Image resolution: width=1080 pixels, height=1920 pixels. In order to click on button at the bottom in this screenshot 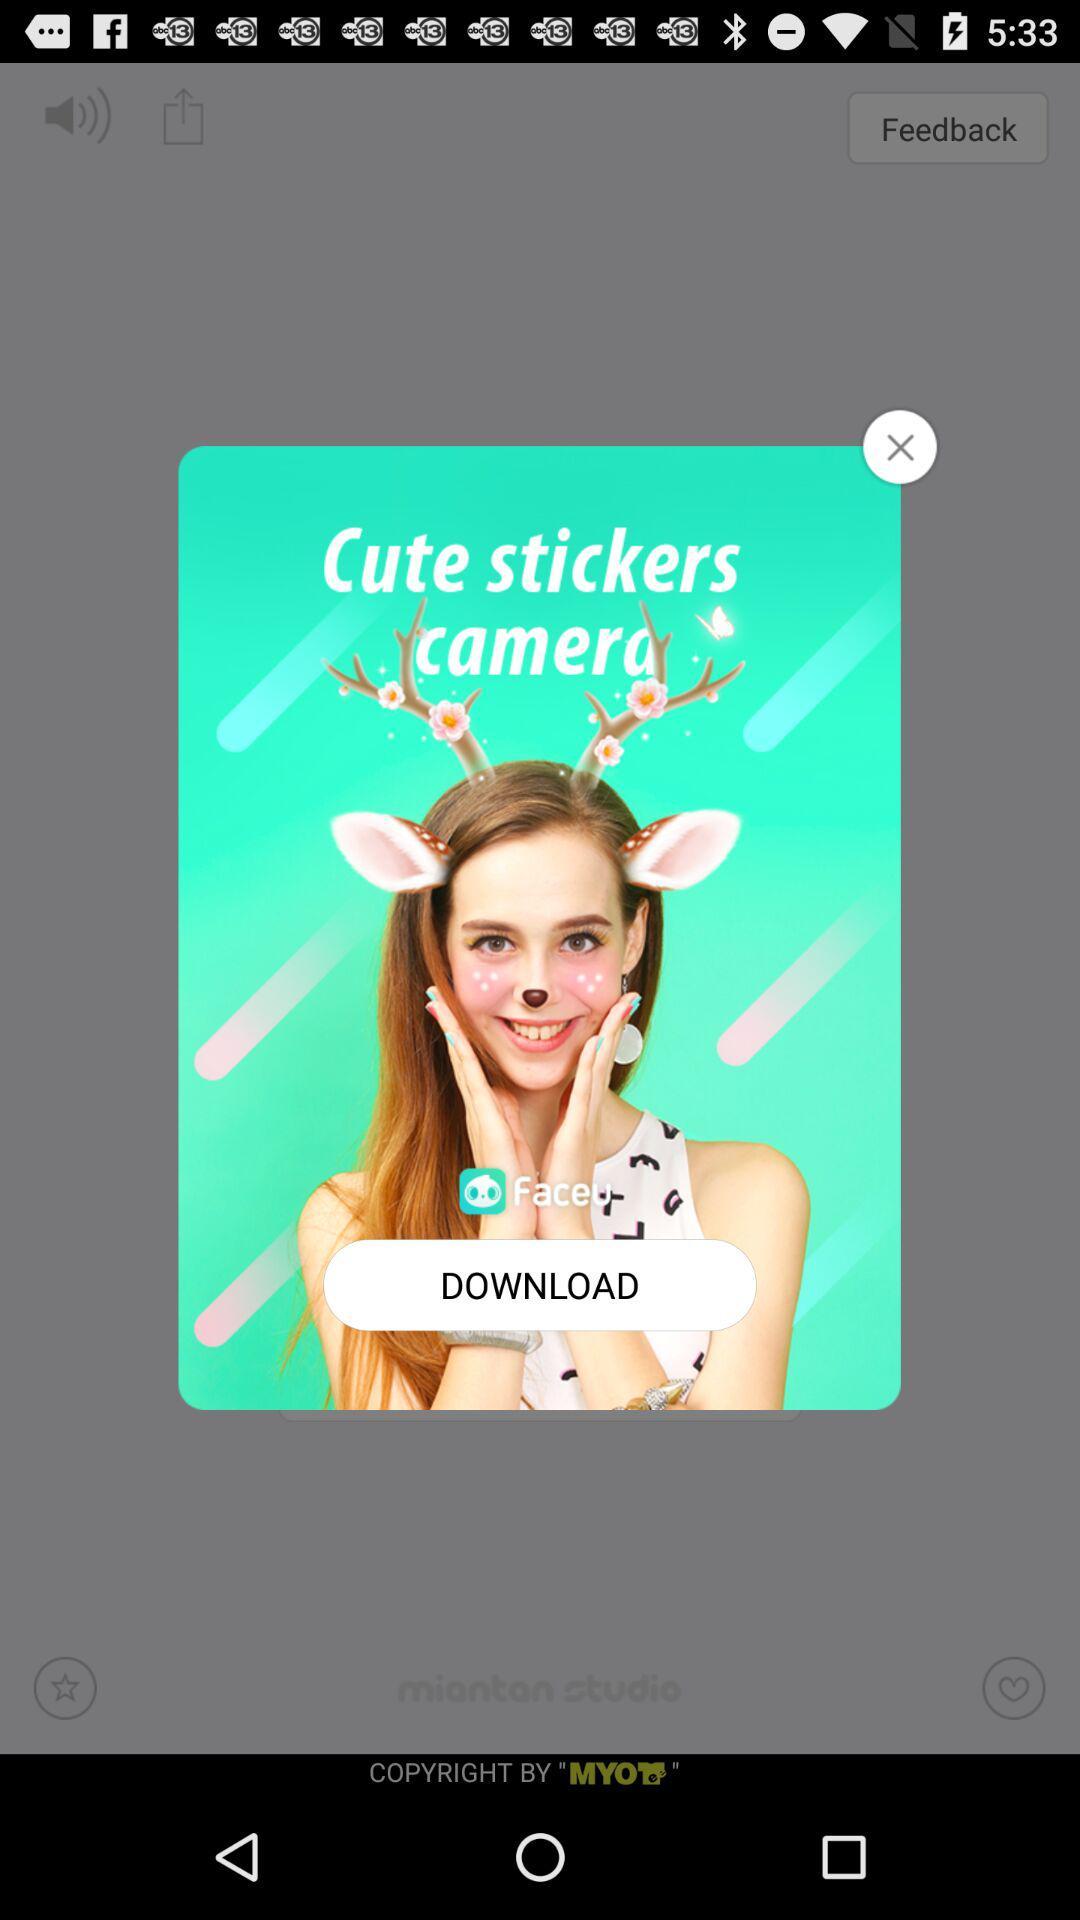, I will do `click(540, 1285)`.